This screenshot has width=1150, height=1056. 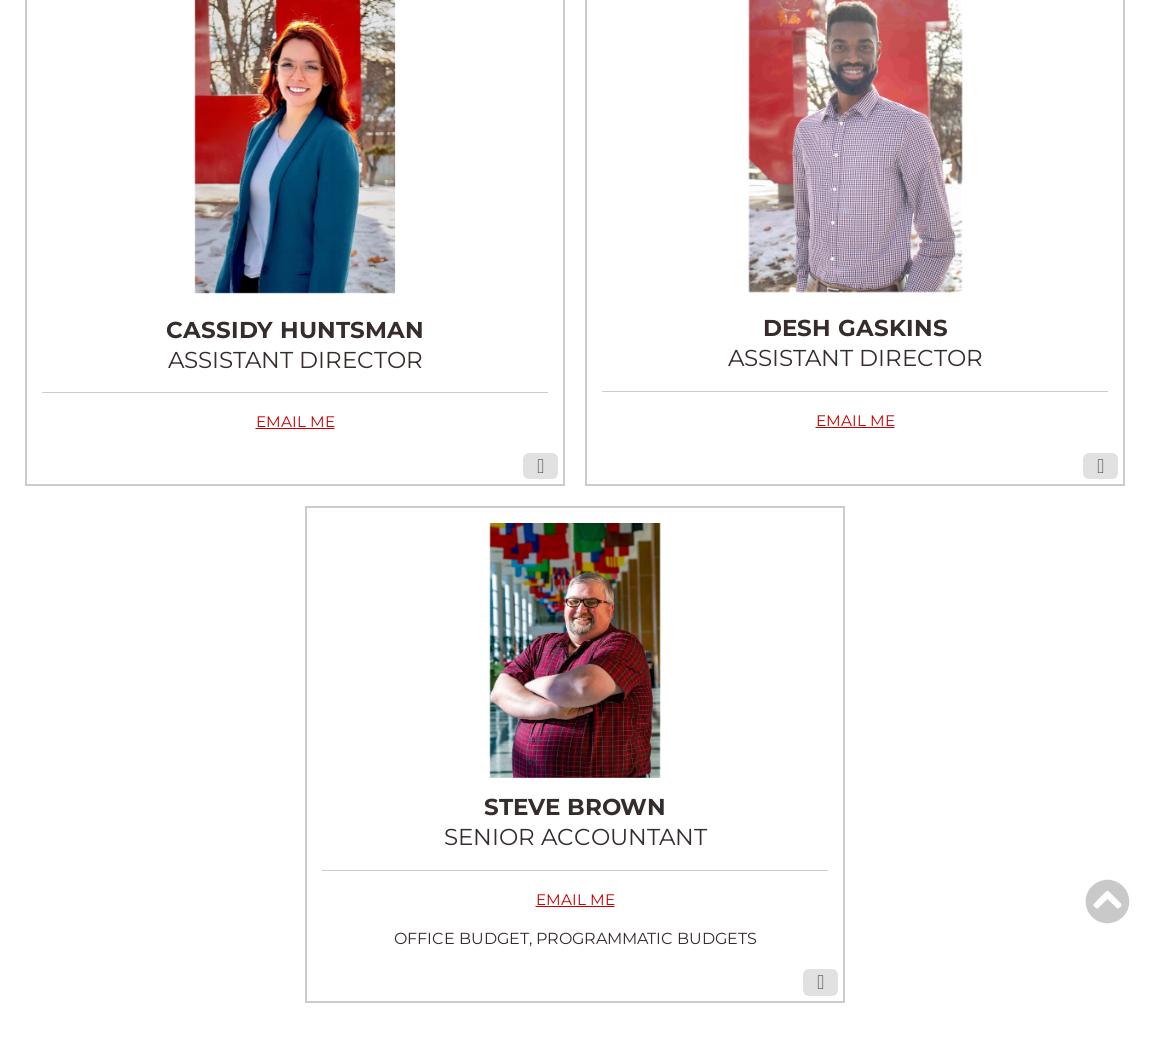 I want to click on 'OFFICE BUDGET, PROGRAMMATIC BUDGETS', so click(x=574, y=937).